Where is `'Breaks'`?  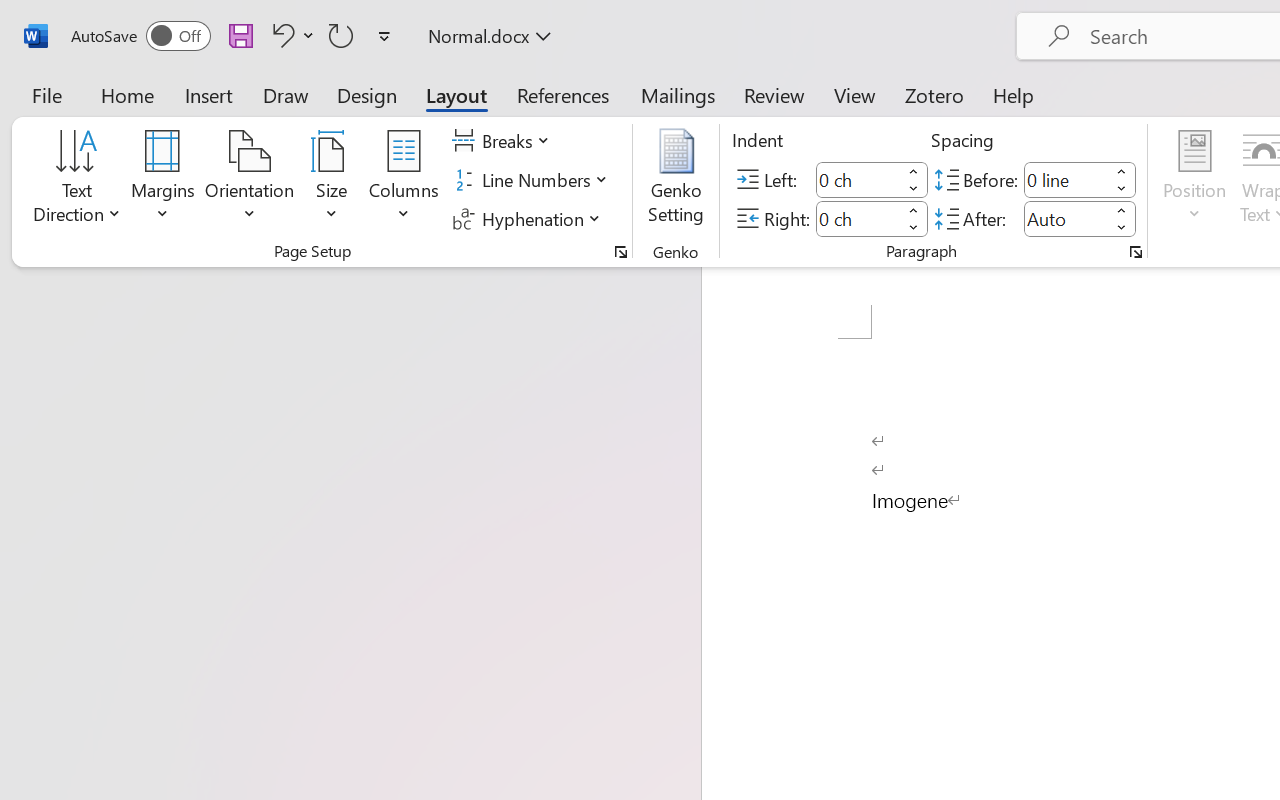
'Breaks' is located at coordinates (504, 141).